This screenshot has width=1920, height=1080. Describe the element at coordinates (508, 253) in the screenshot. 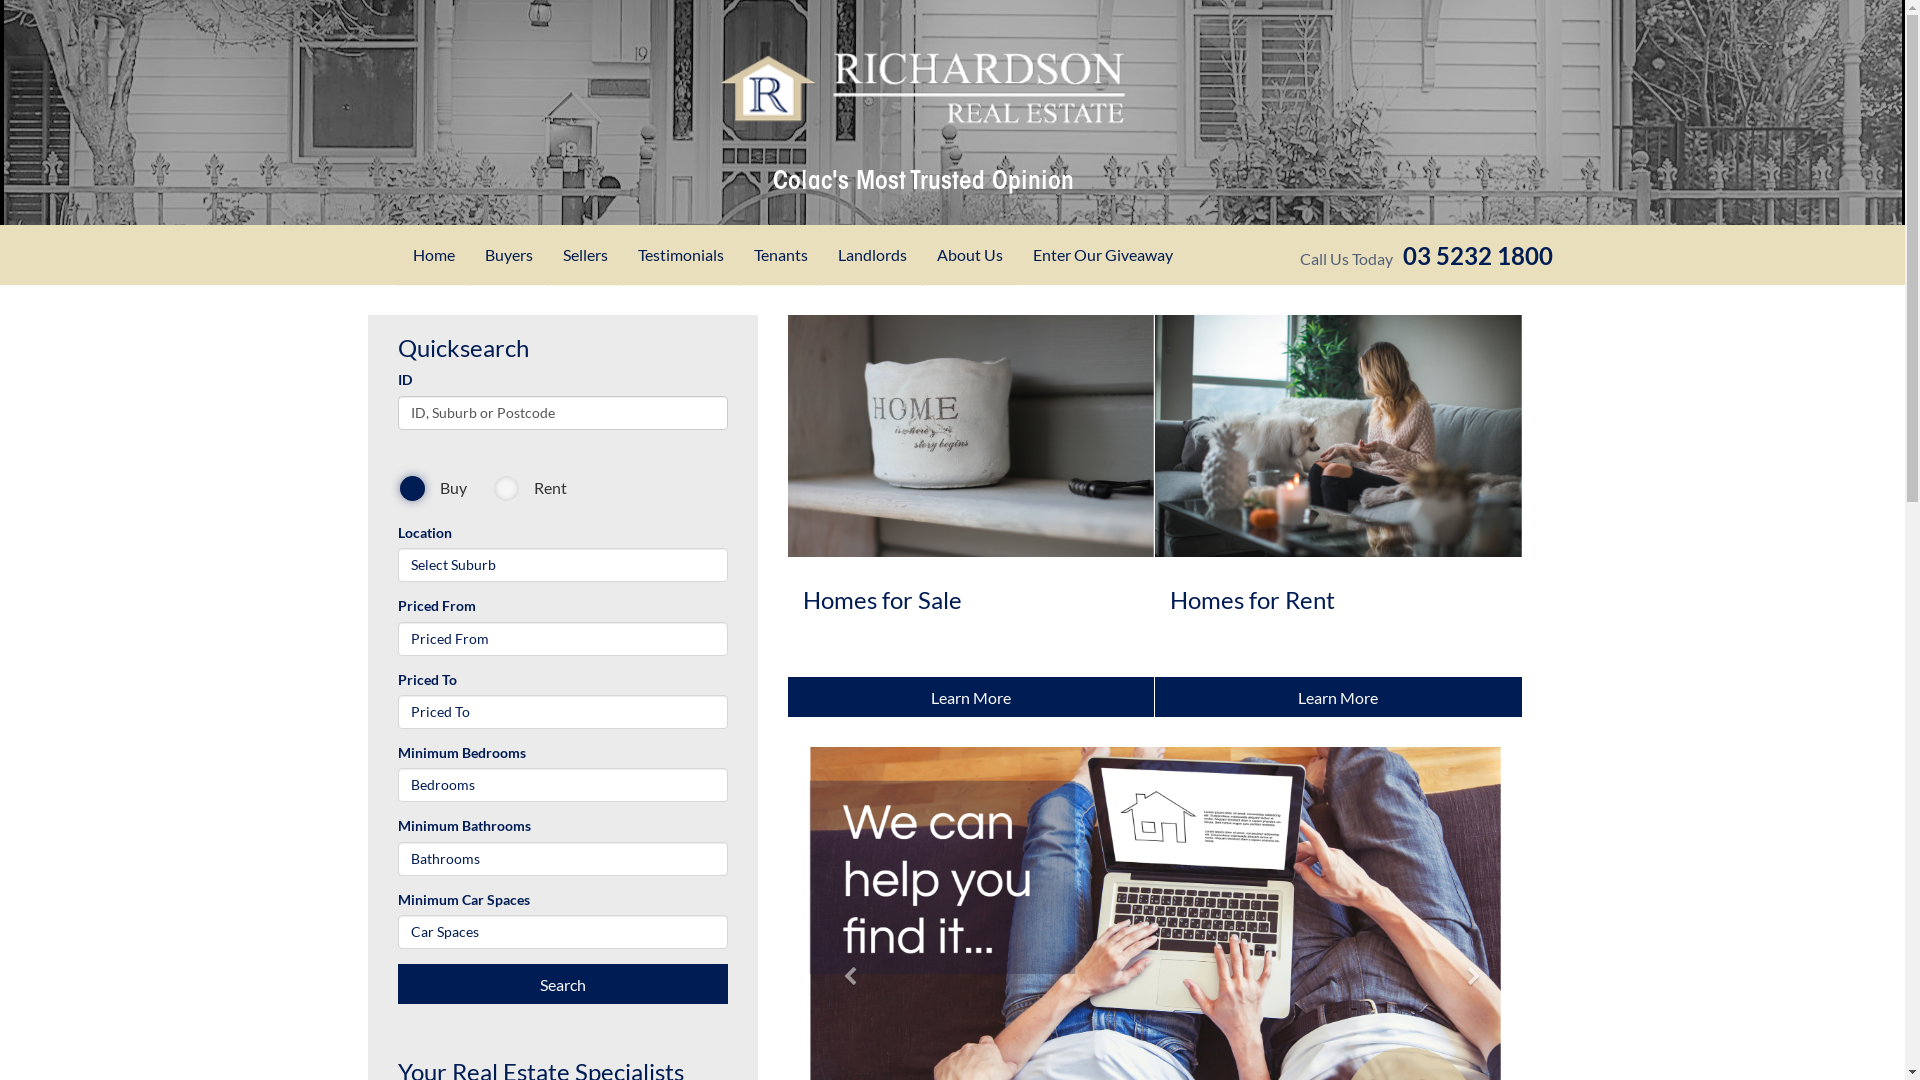

I see `'Buyers'` at that location.